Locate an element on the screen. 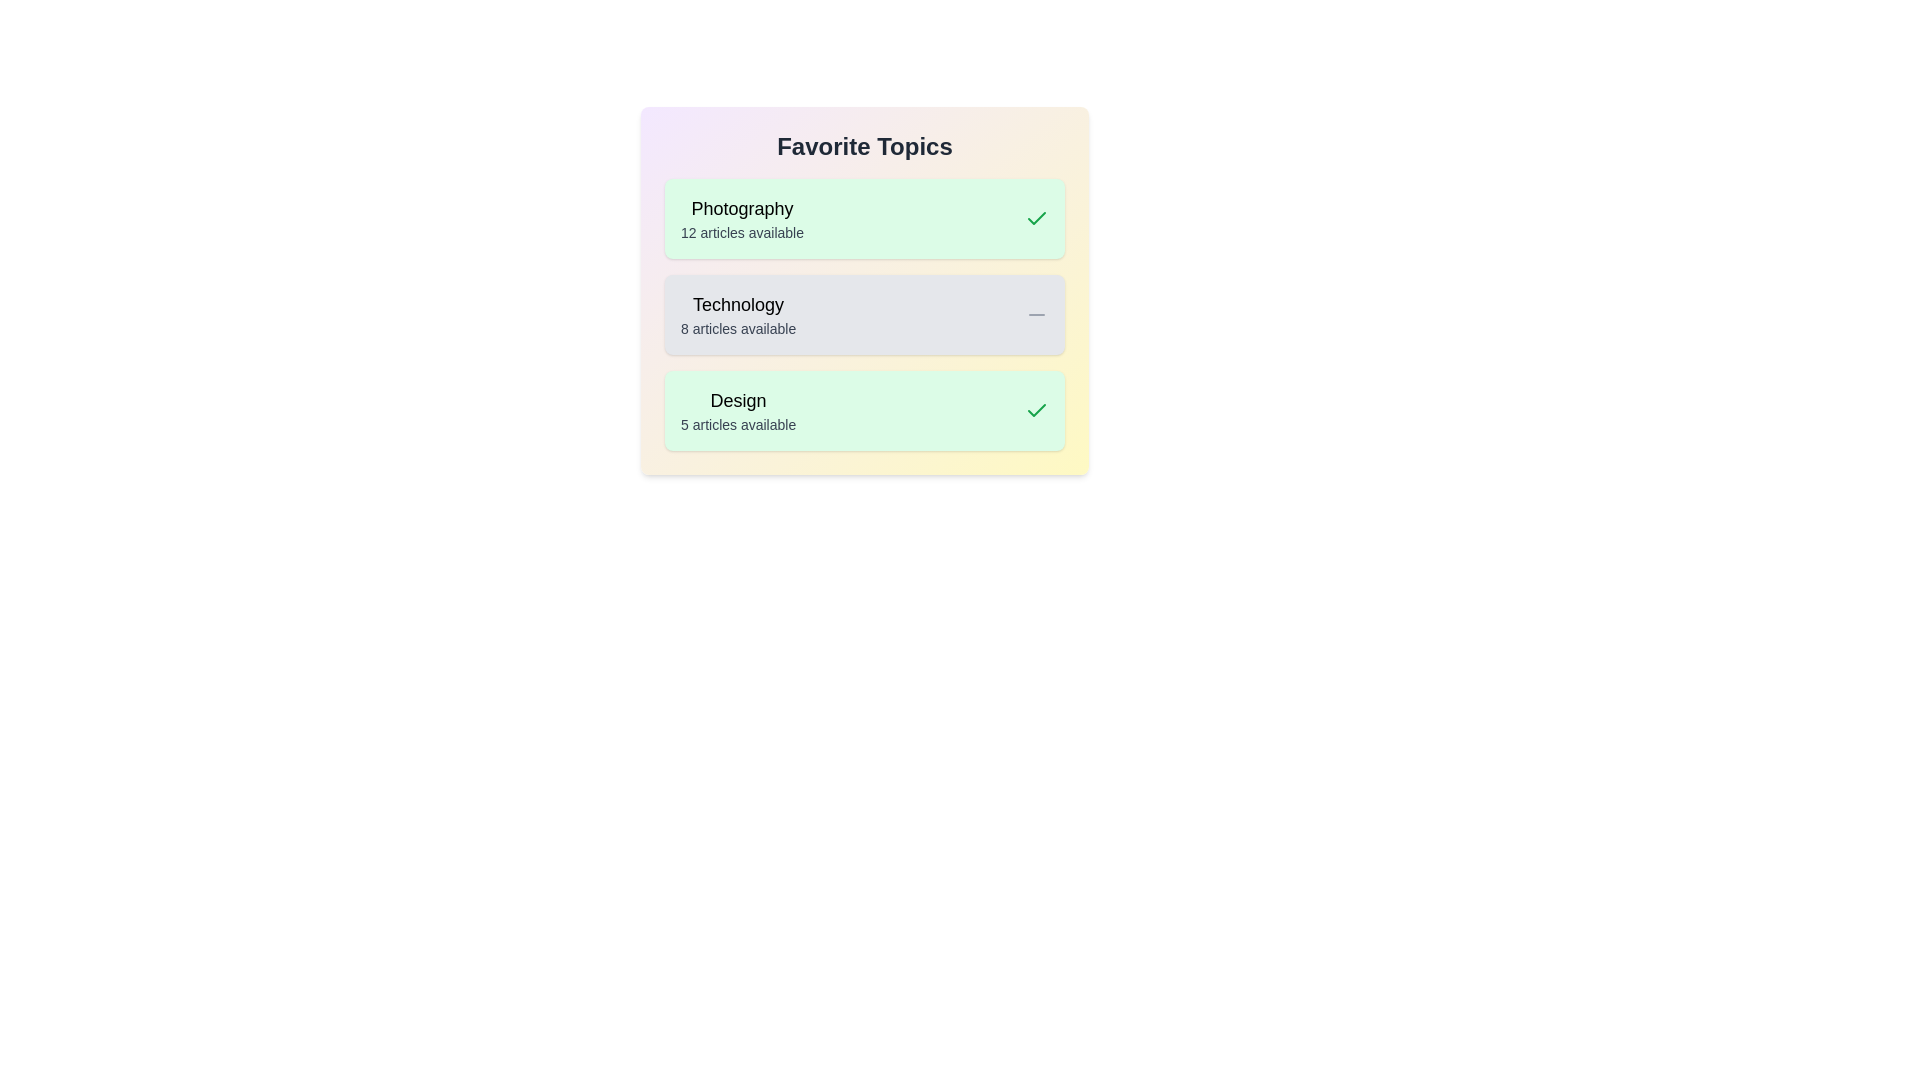 This screenshot has width=1920, height=1080. the topic card labeled 'Photography' is located at coordinates (864, 219).